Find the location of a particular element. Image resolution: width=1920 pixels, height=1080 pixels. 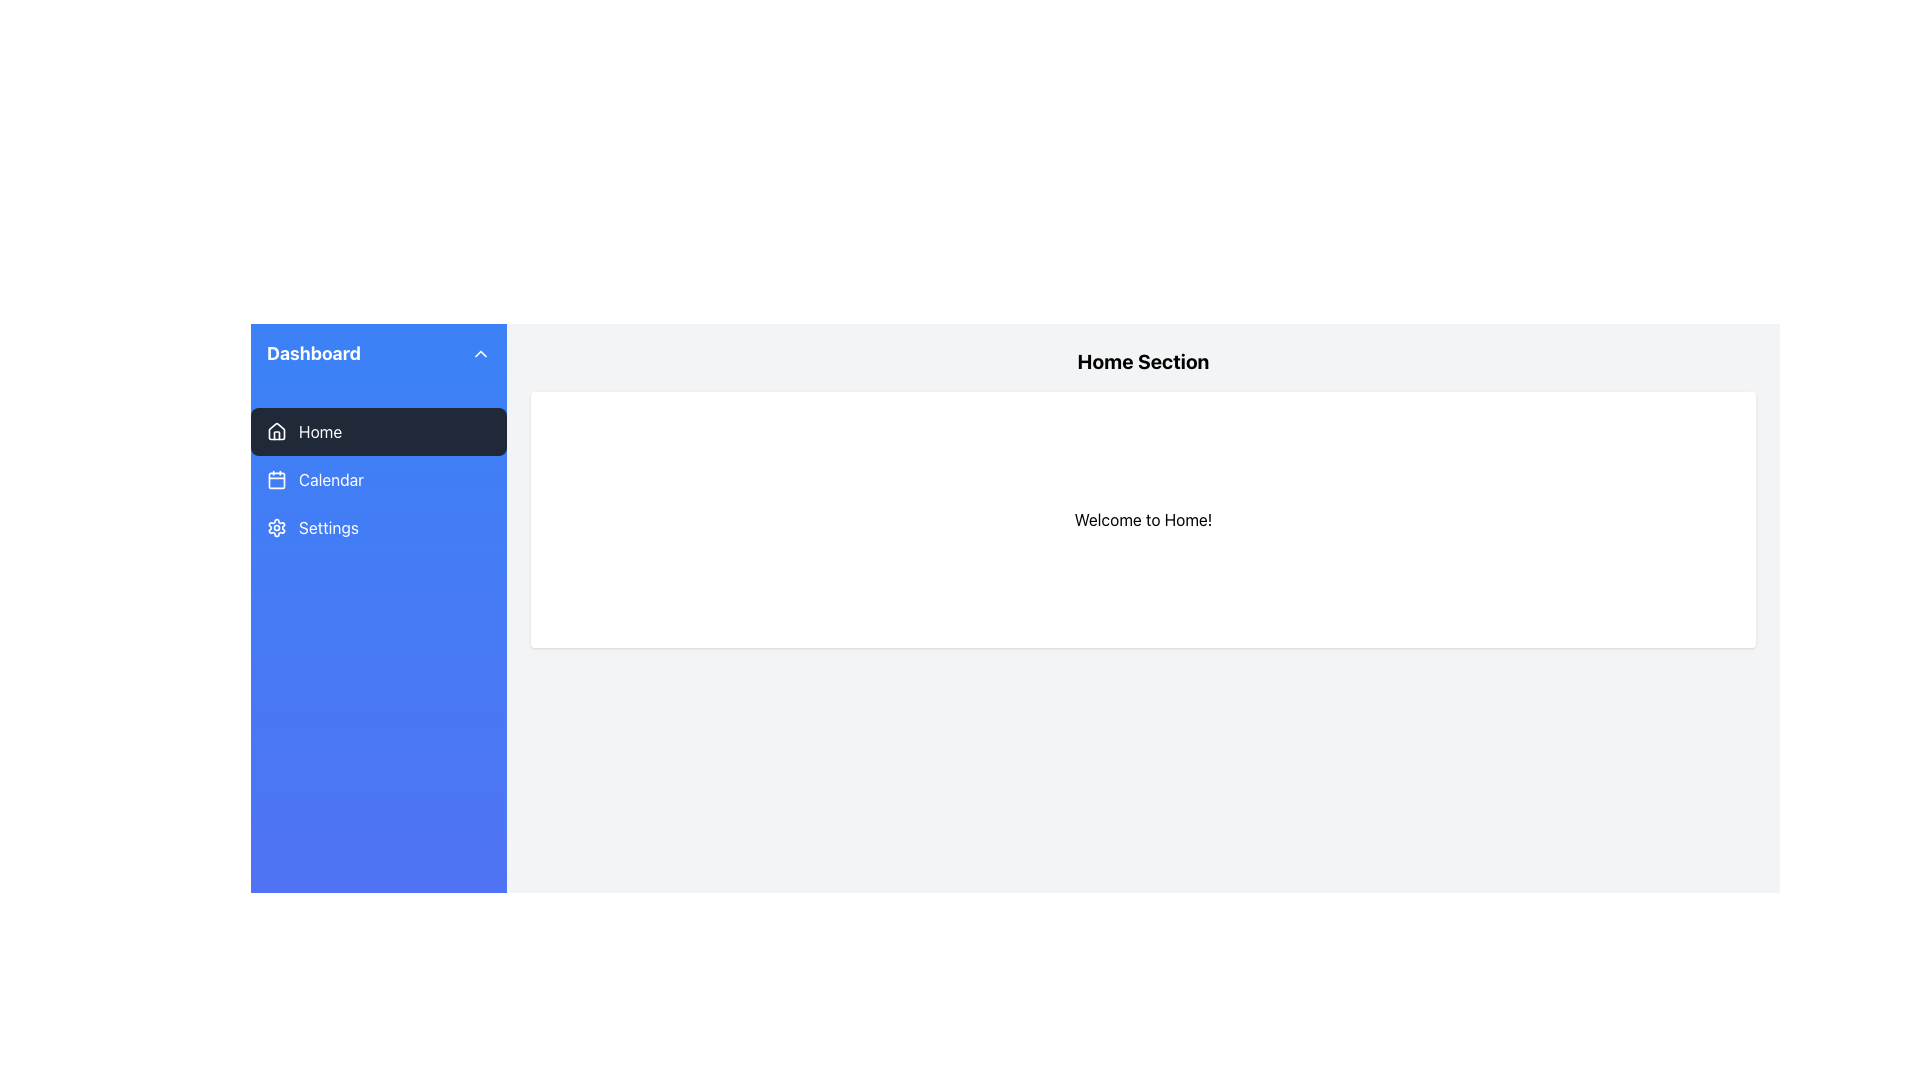

the settings cogwheel icon located beside the 'Settings' text label in the left-side navigation bar is located at coordinates (276, 527).